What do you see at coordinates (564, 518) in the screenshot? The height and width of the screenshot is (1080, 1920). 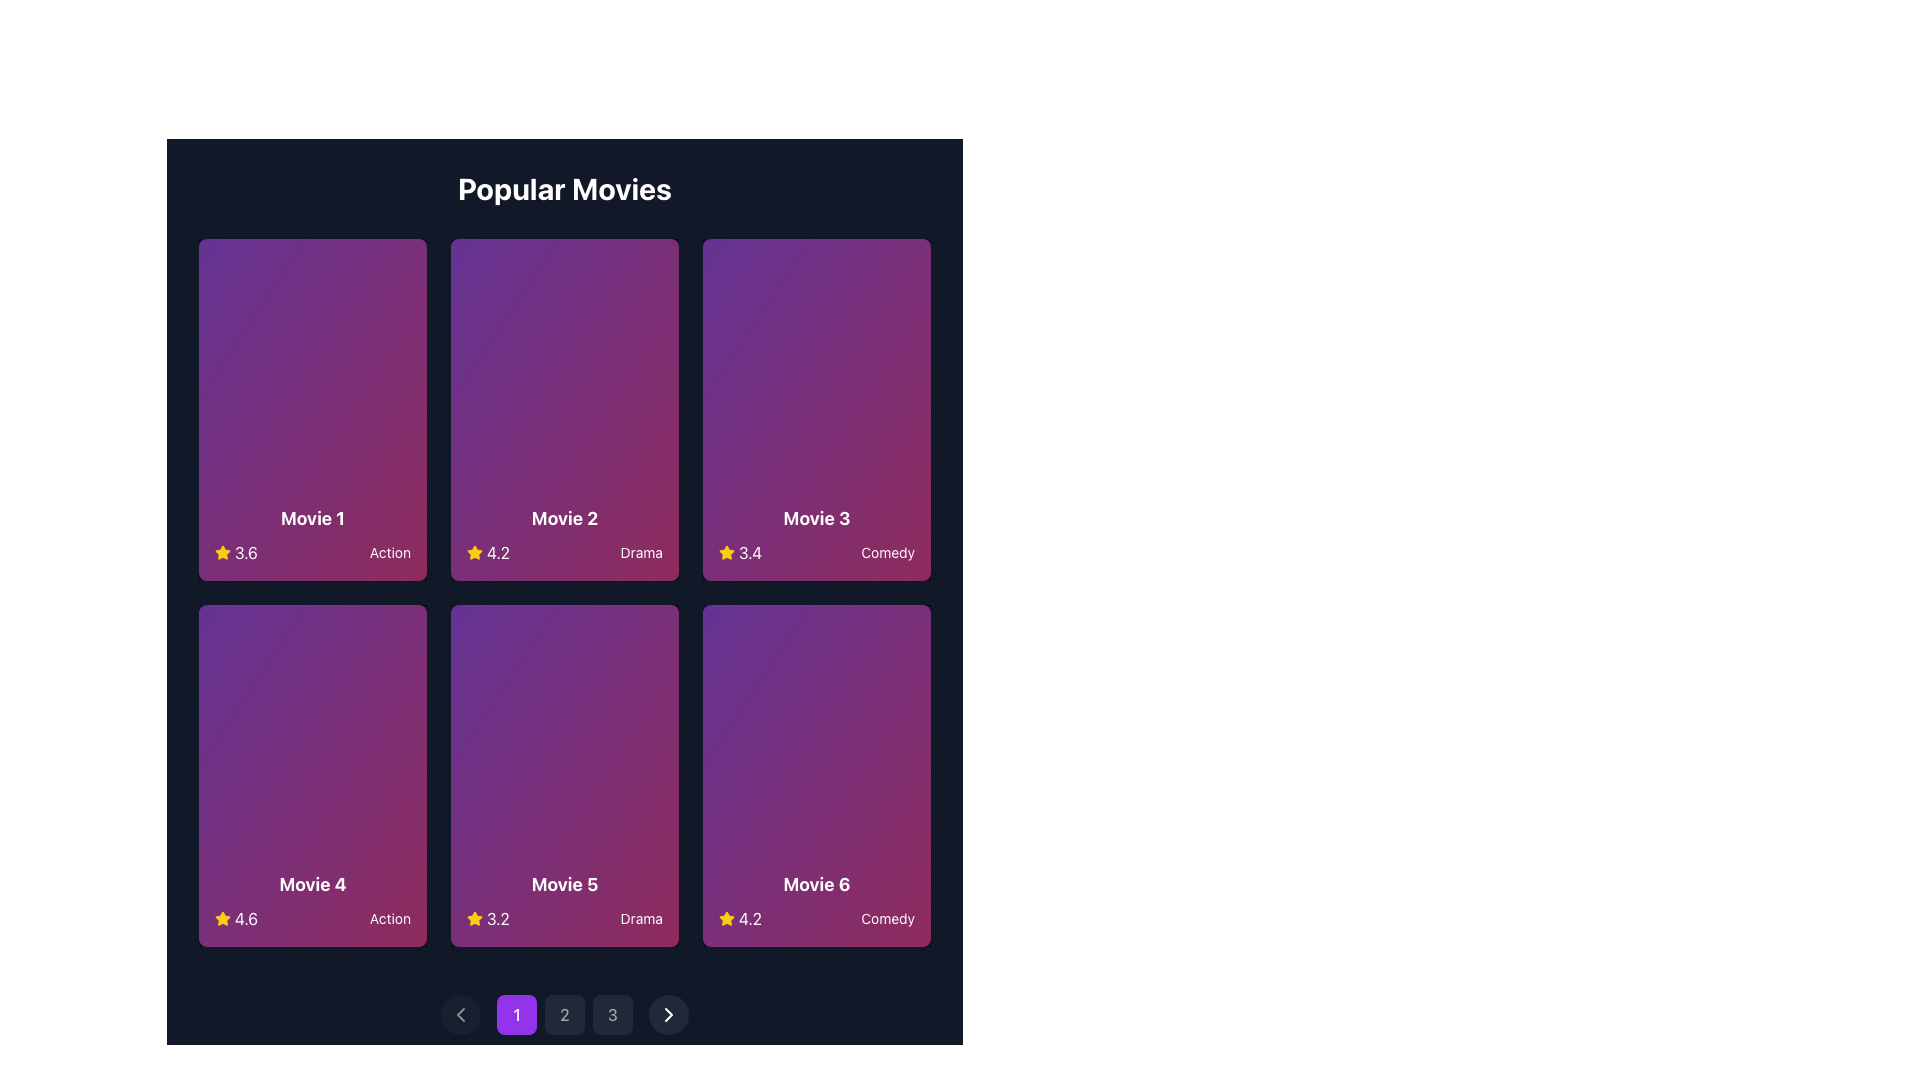 I see `the text label 'Movie 2' which is prominently displayed at the top of a purple rectangular card in the second card of the first row in a grid layout` at bounding box center [564, 518].